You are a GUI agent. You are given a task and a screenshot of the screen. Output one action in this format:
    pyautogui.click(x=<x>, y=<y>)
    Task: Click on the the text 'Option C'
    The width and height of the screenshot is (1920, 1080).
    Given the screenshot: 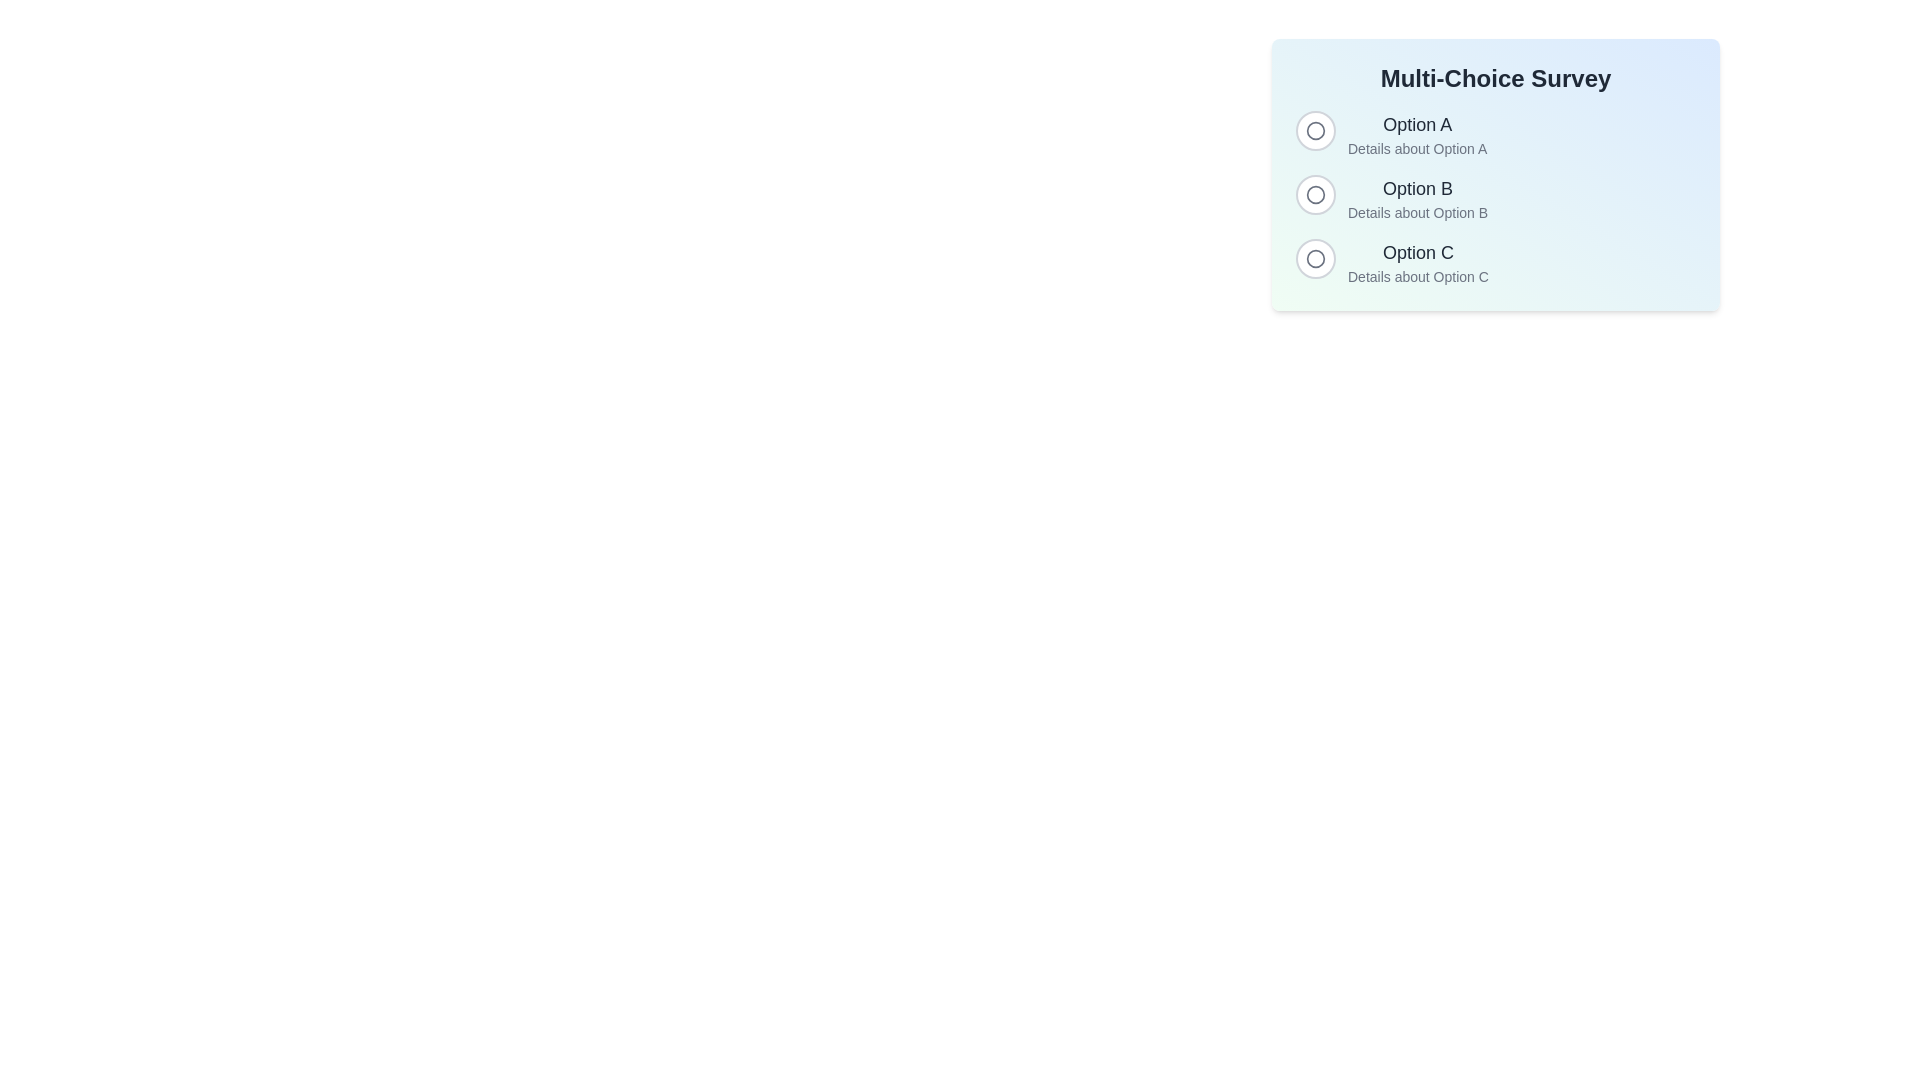 What is the action you would take?
    pyautogui.click(x=1391, y=261)
    